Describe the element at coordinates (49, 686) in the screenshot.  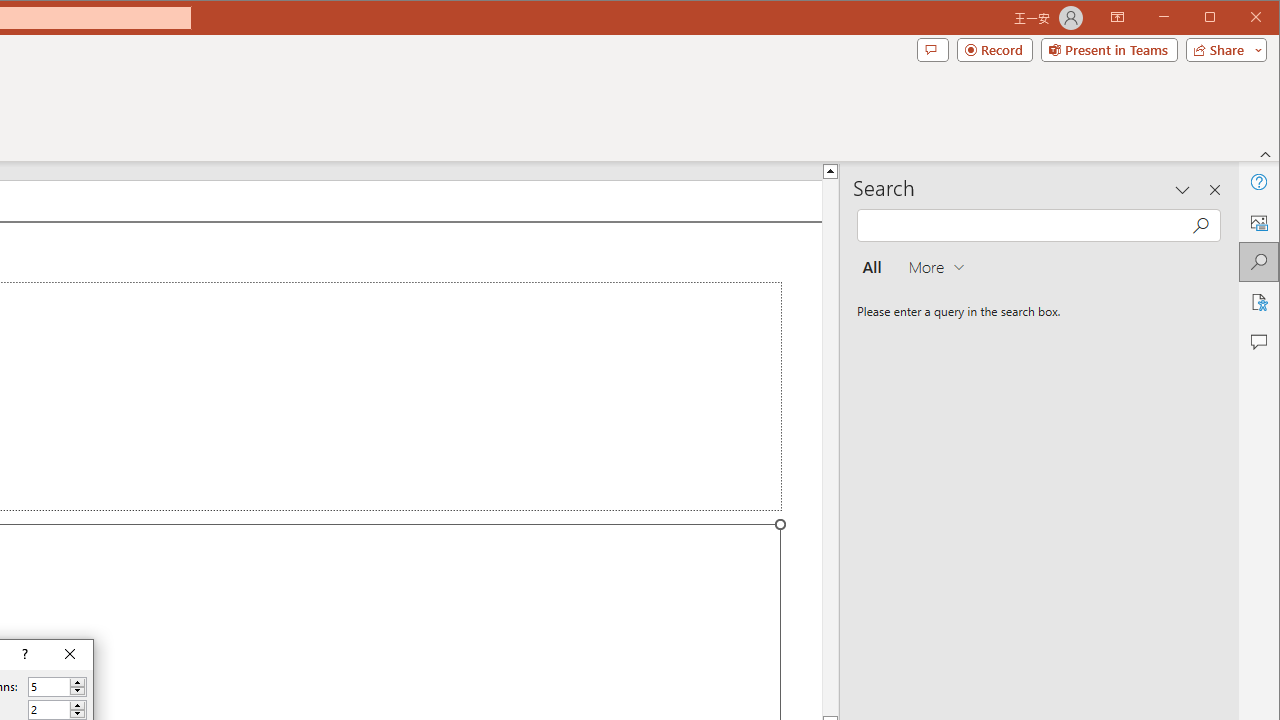
I see `'Number of columns'` at that location.